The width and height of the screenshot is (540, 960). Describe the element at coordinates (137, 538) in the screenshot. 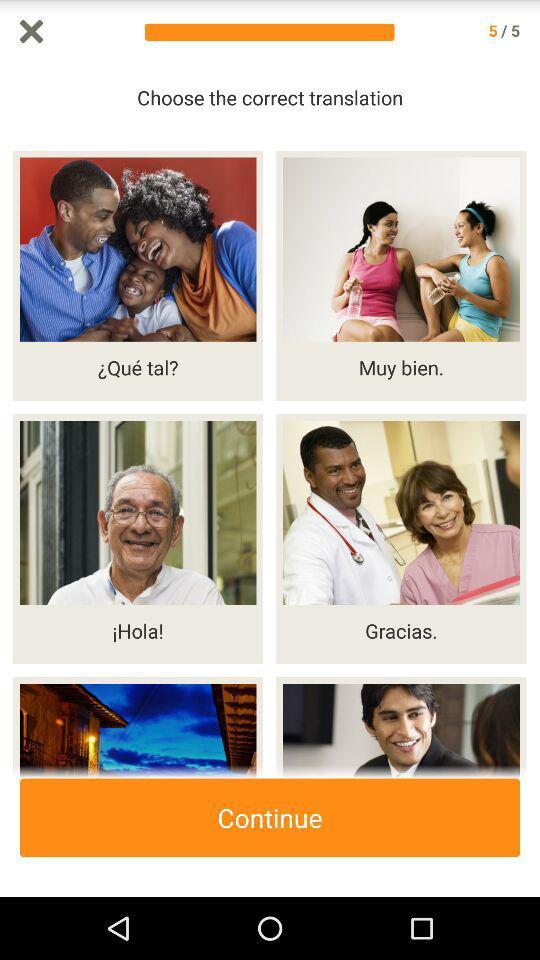

I see `first image in the second row` at that location.